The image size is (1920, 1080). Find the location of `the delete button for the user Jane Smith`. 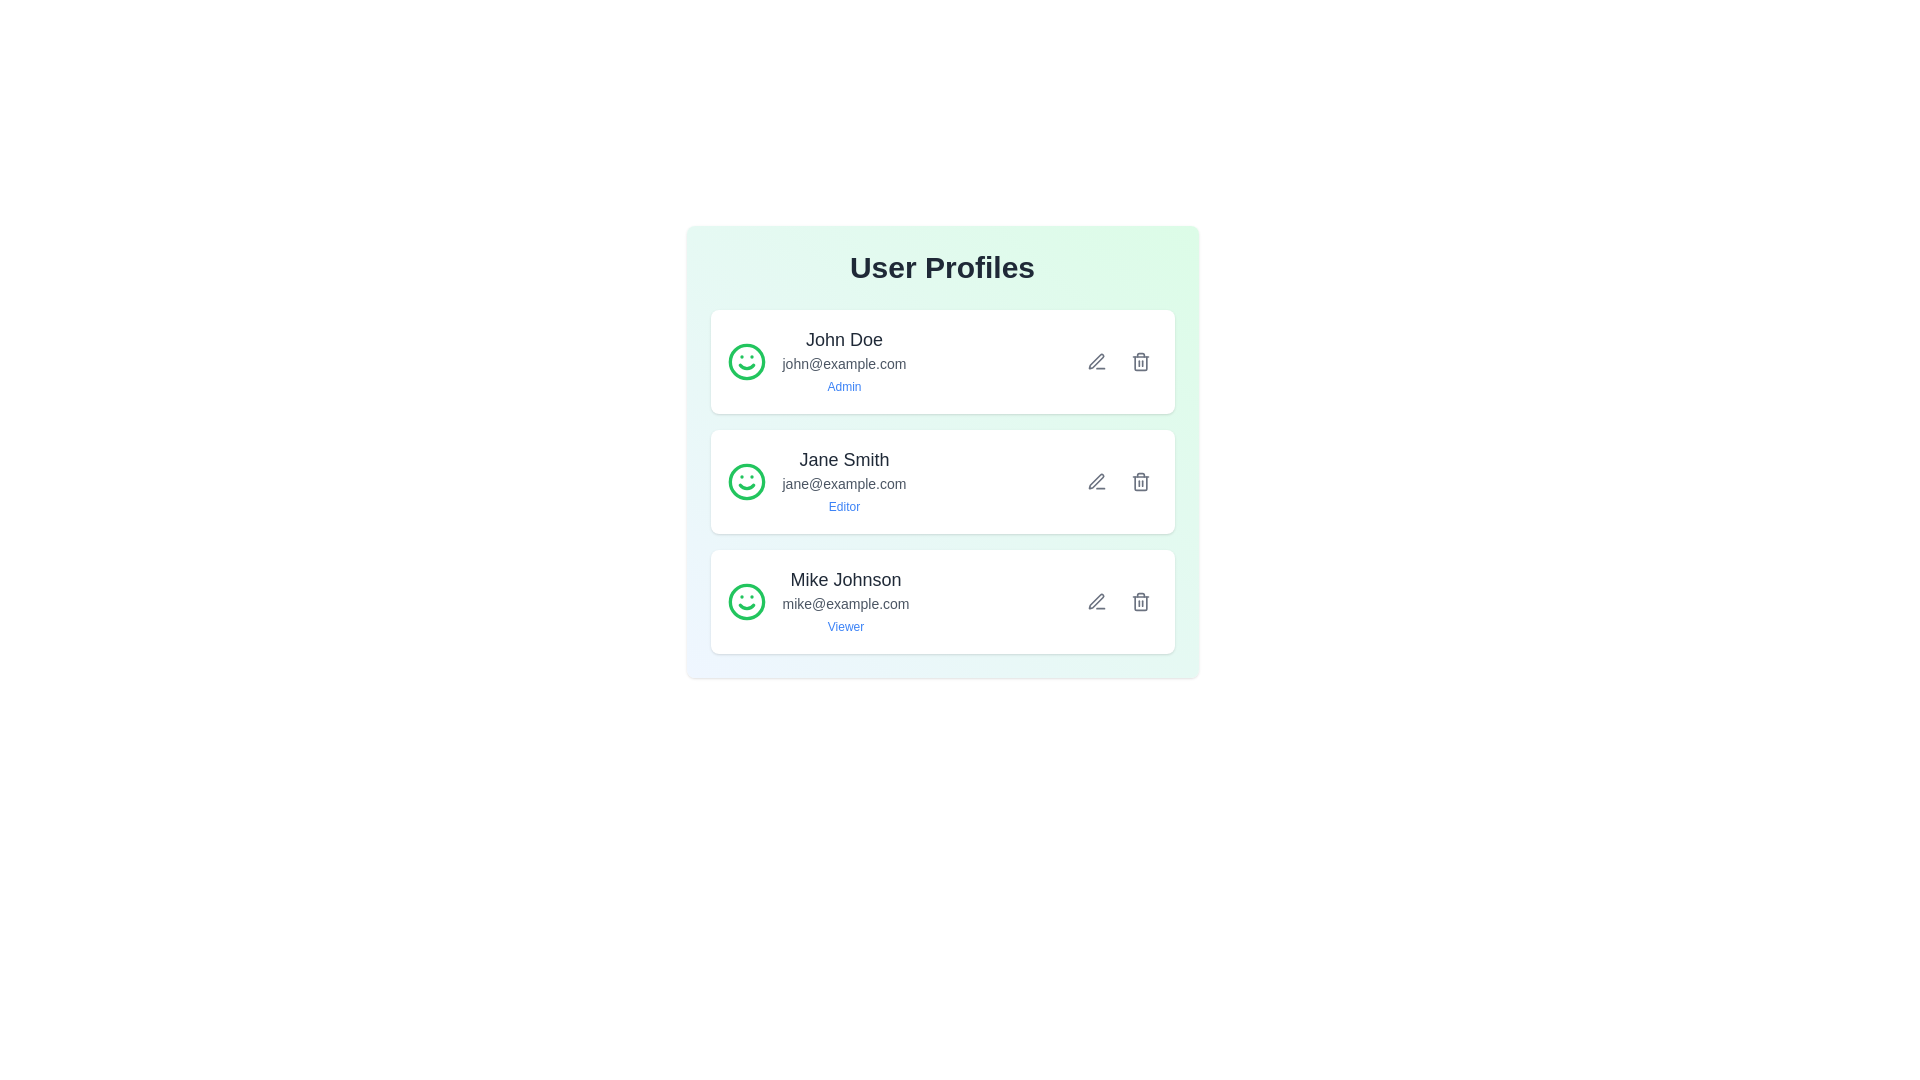

the delete button for the user Jane Smith is located at coordinates (1140, 482).